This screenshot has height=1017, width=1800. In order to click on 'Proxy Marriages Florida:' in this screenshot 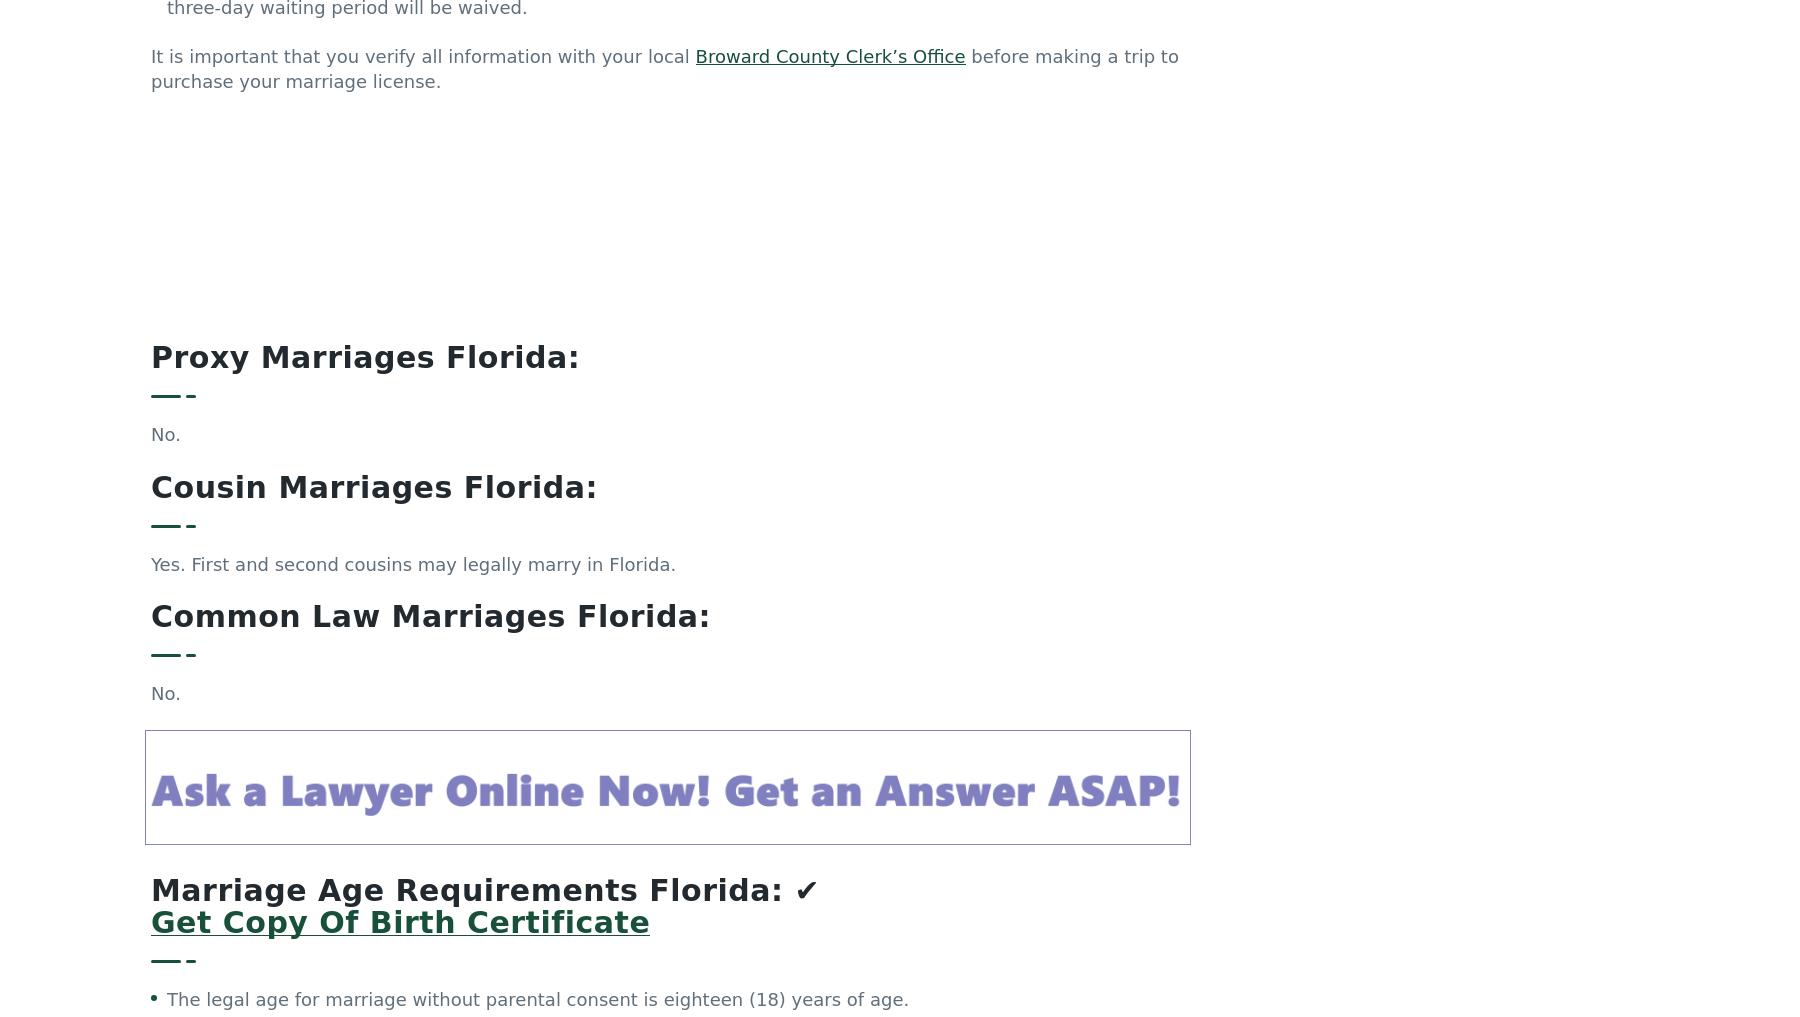, I will do `click(151, 165)`.